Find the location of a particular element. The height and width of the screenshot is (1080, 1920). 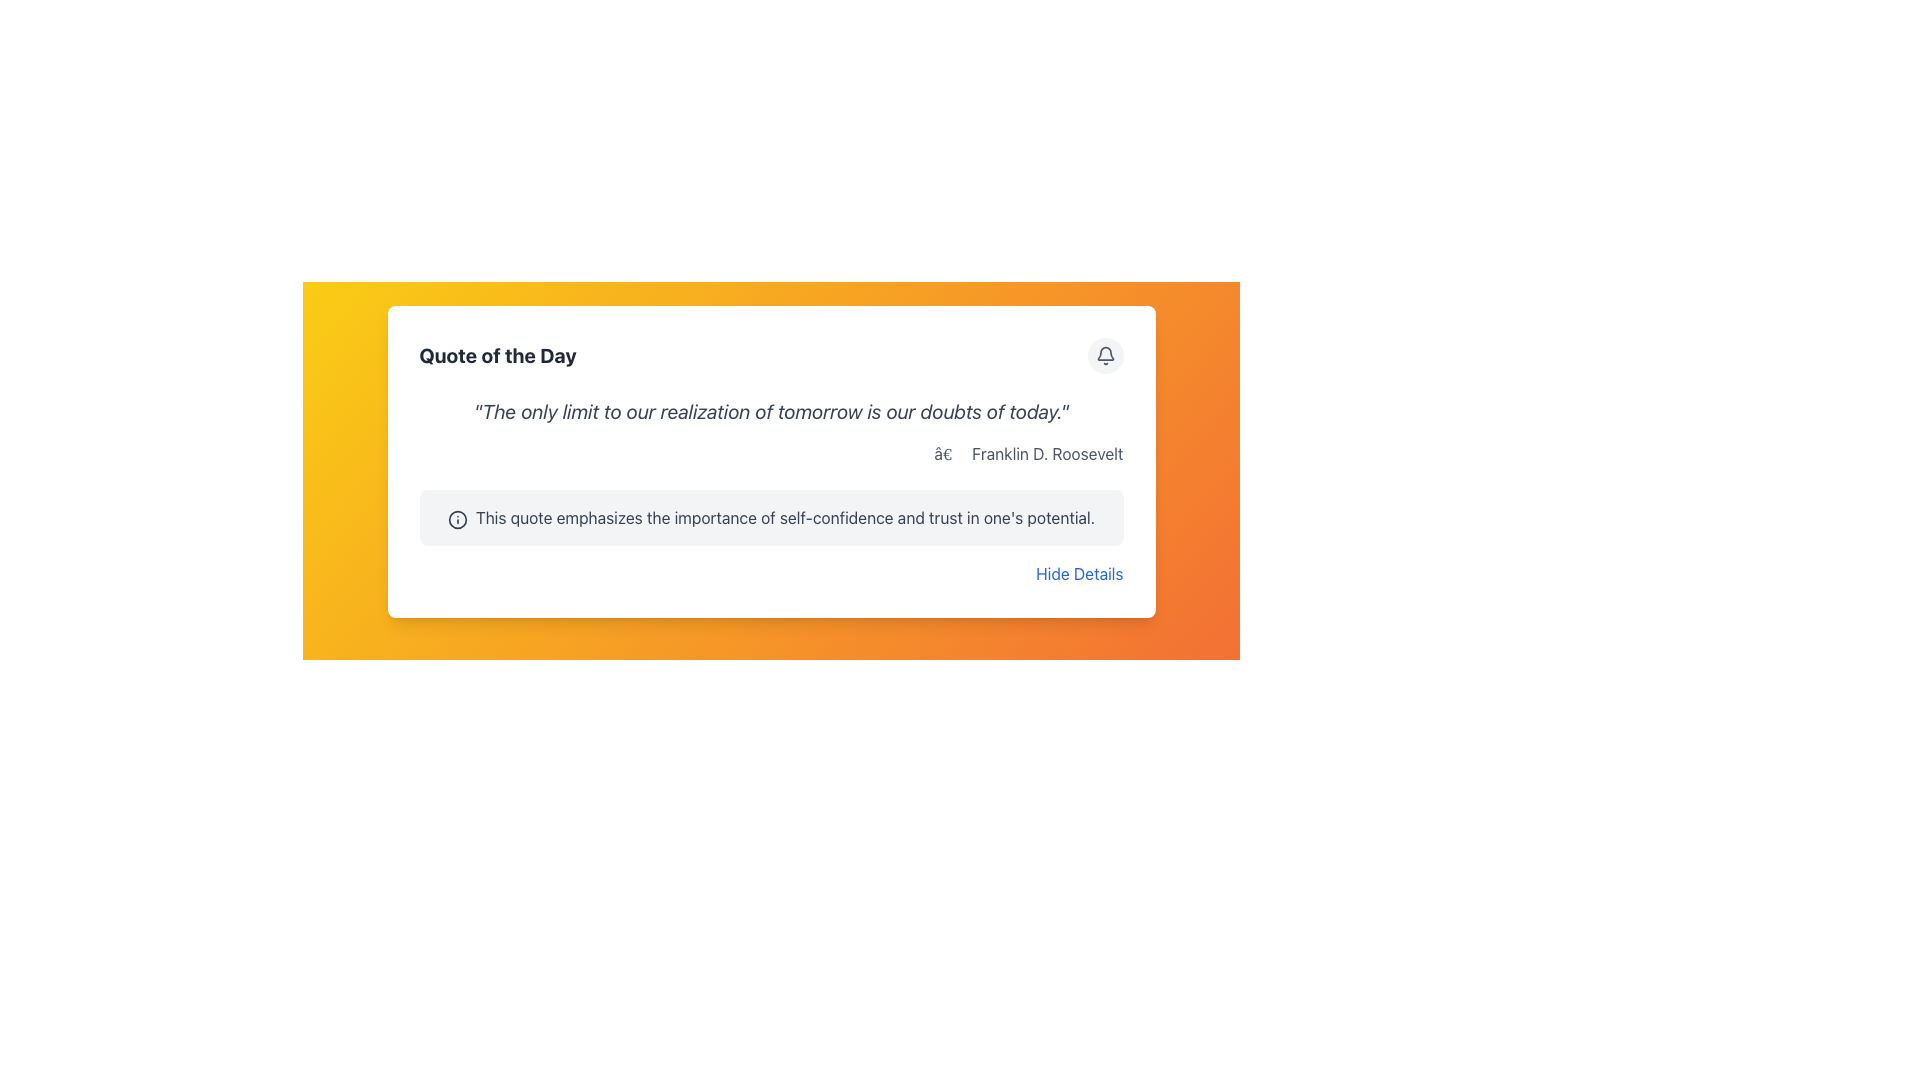

the static text element that reads 'The only limit to our realization of tomorrow is our doubts of today.', which is styled in italic and larger size, located below the title 'Quote of the Day' is located at coordinates (770, 411).